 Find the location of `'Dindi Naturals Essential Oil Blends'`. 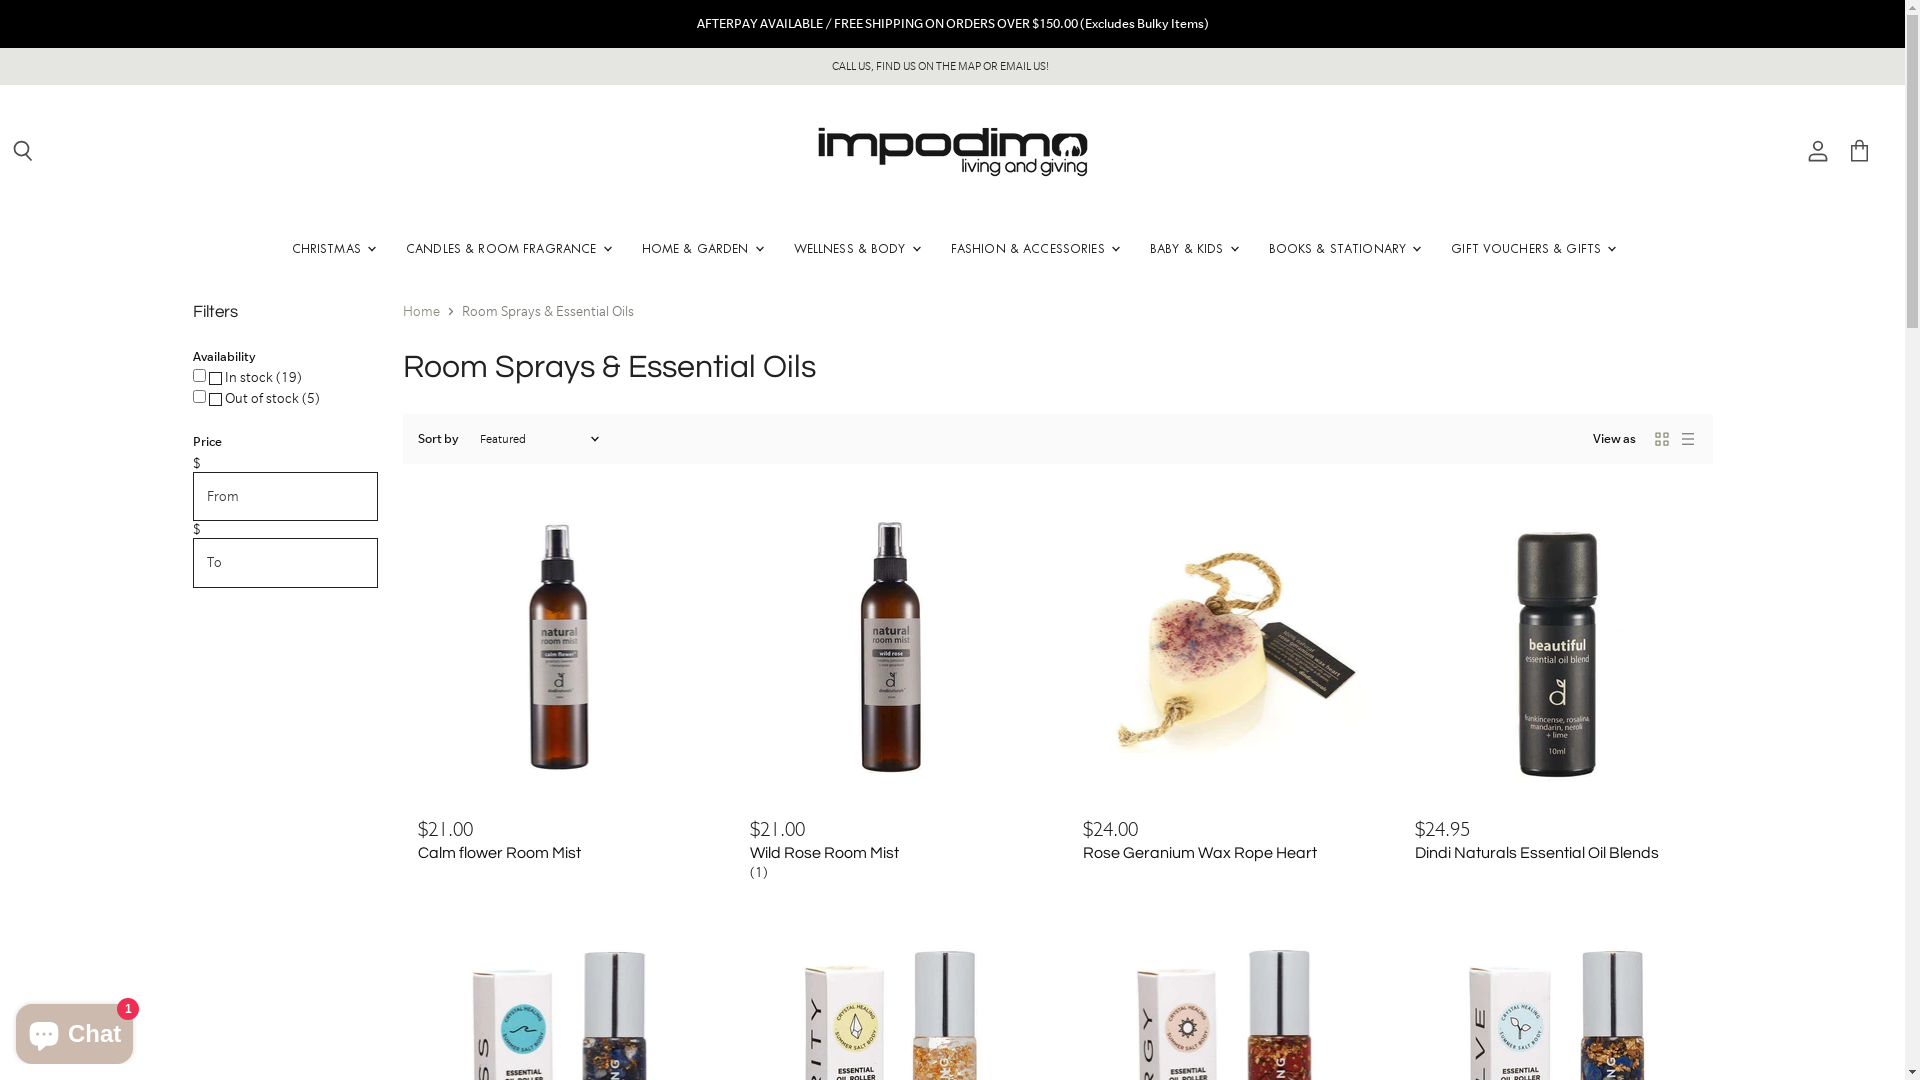

'Dindi Naturals Essential Oil Blends' is located at coordinates (1414, 852).